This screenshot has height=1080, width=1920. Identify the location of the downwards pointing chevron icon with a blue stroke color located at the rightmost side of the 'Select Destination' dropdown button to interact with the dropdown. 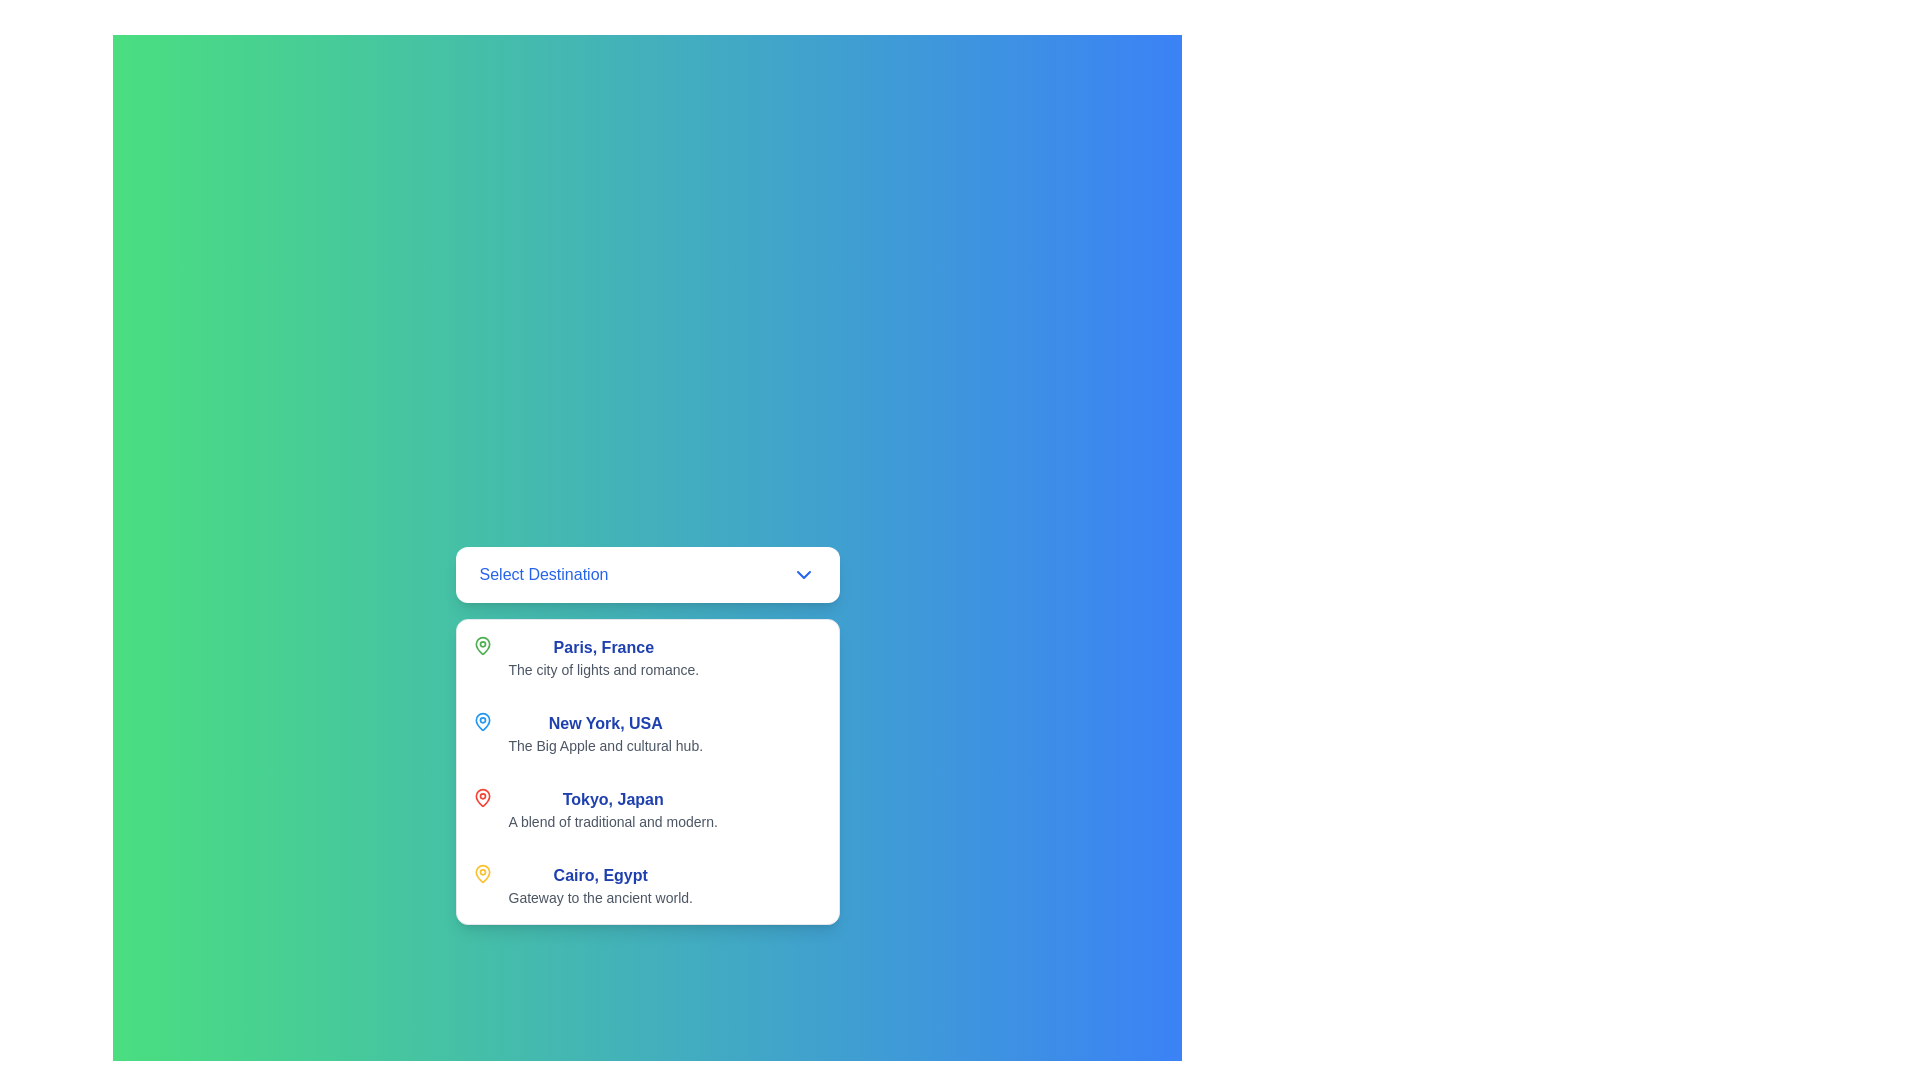
(803, 574).